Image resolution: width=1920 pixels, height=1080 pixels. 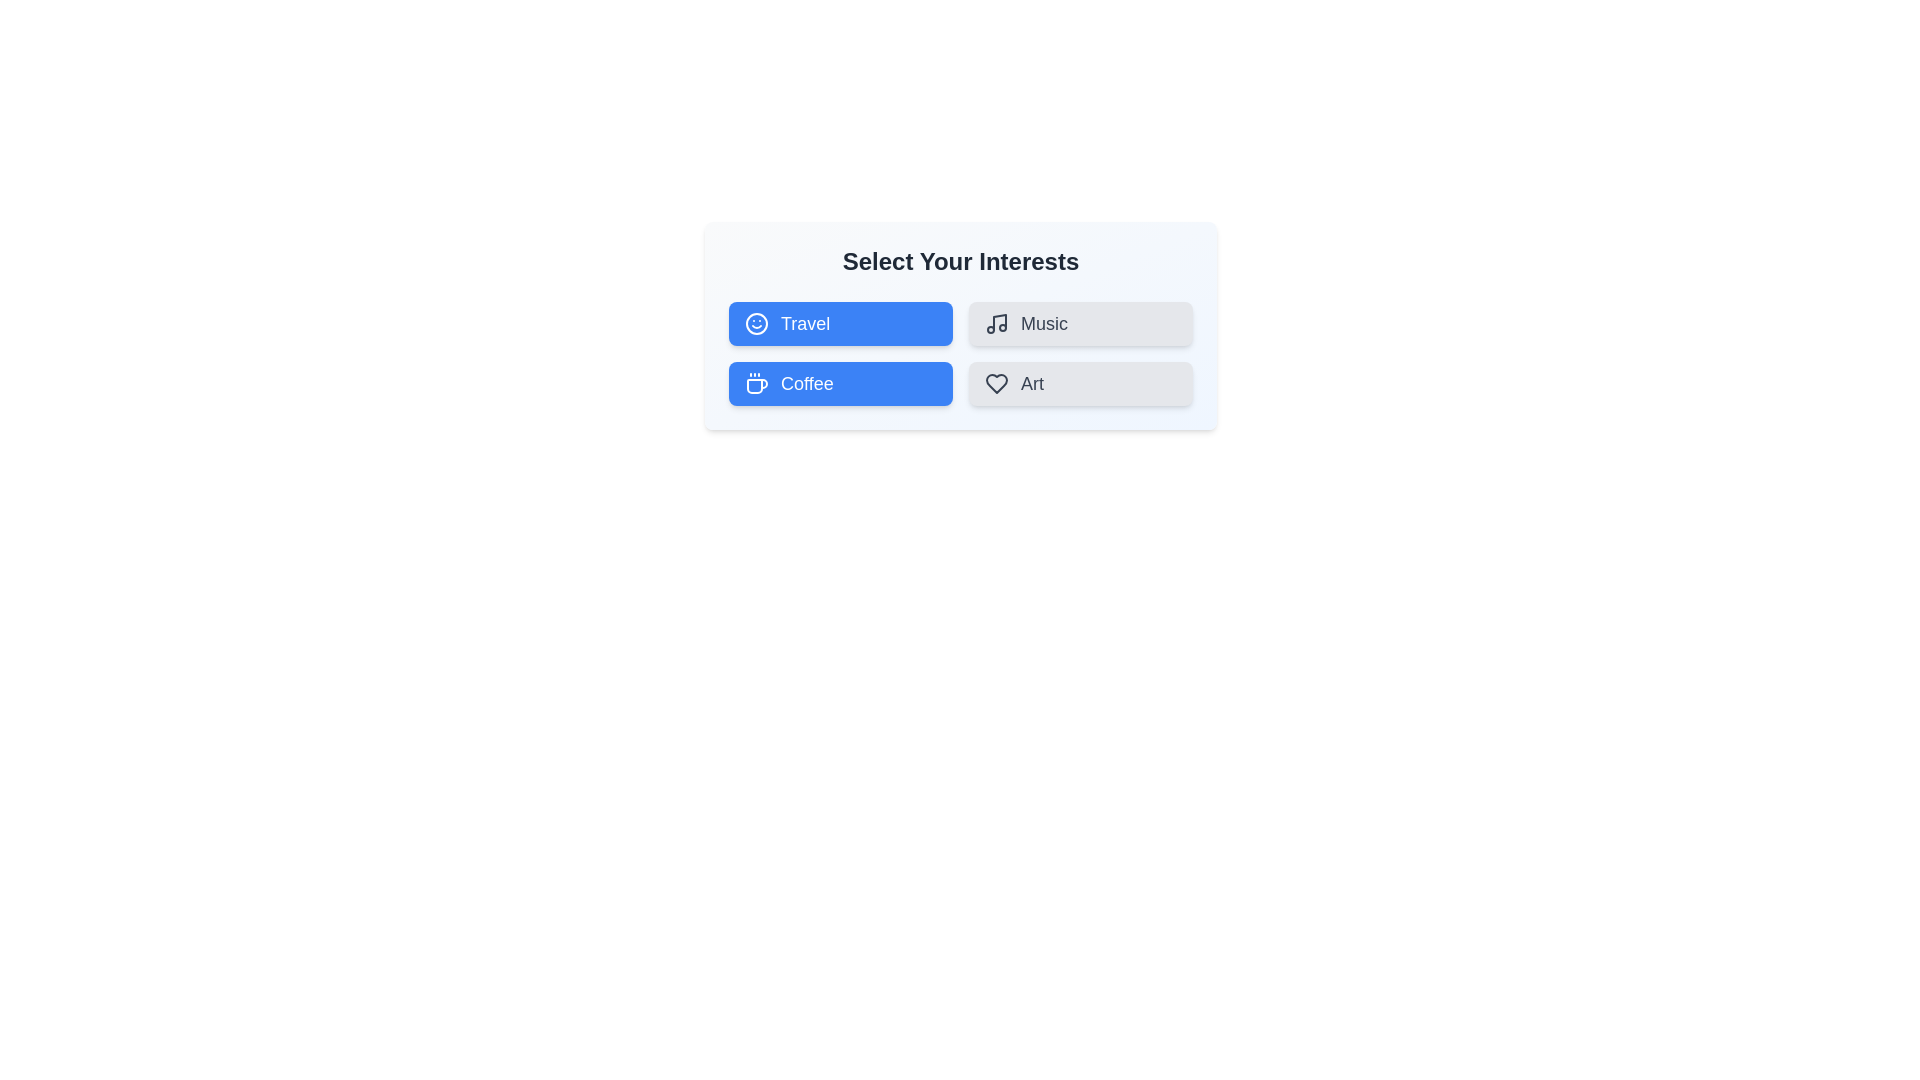 I want to click on the button labeled Travel to observe its hover effect, so click(x=840, y=323).